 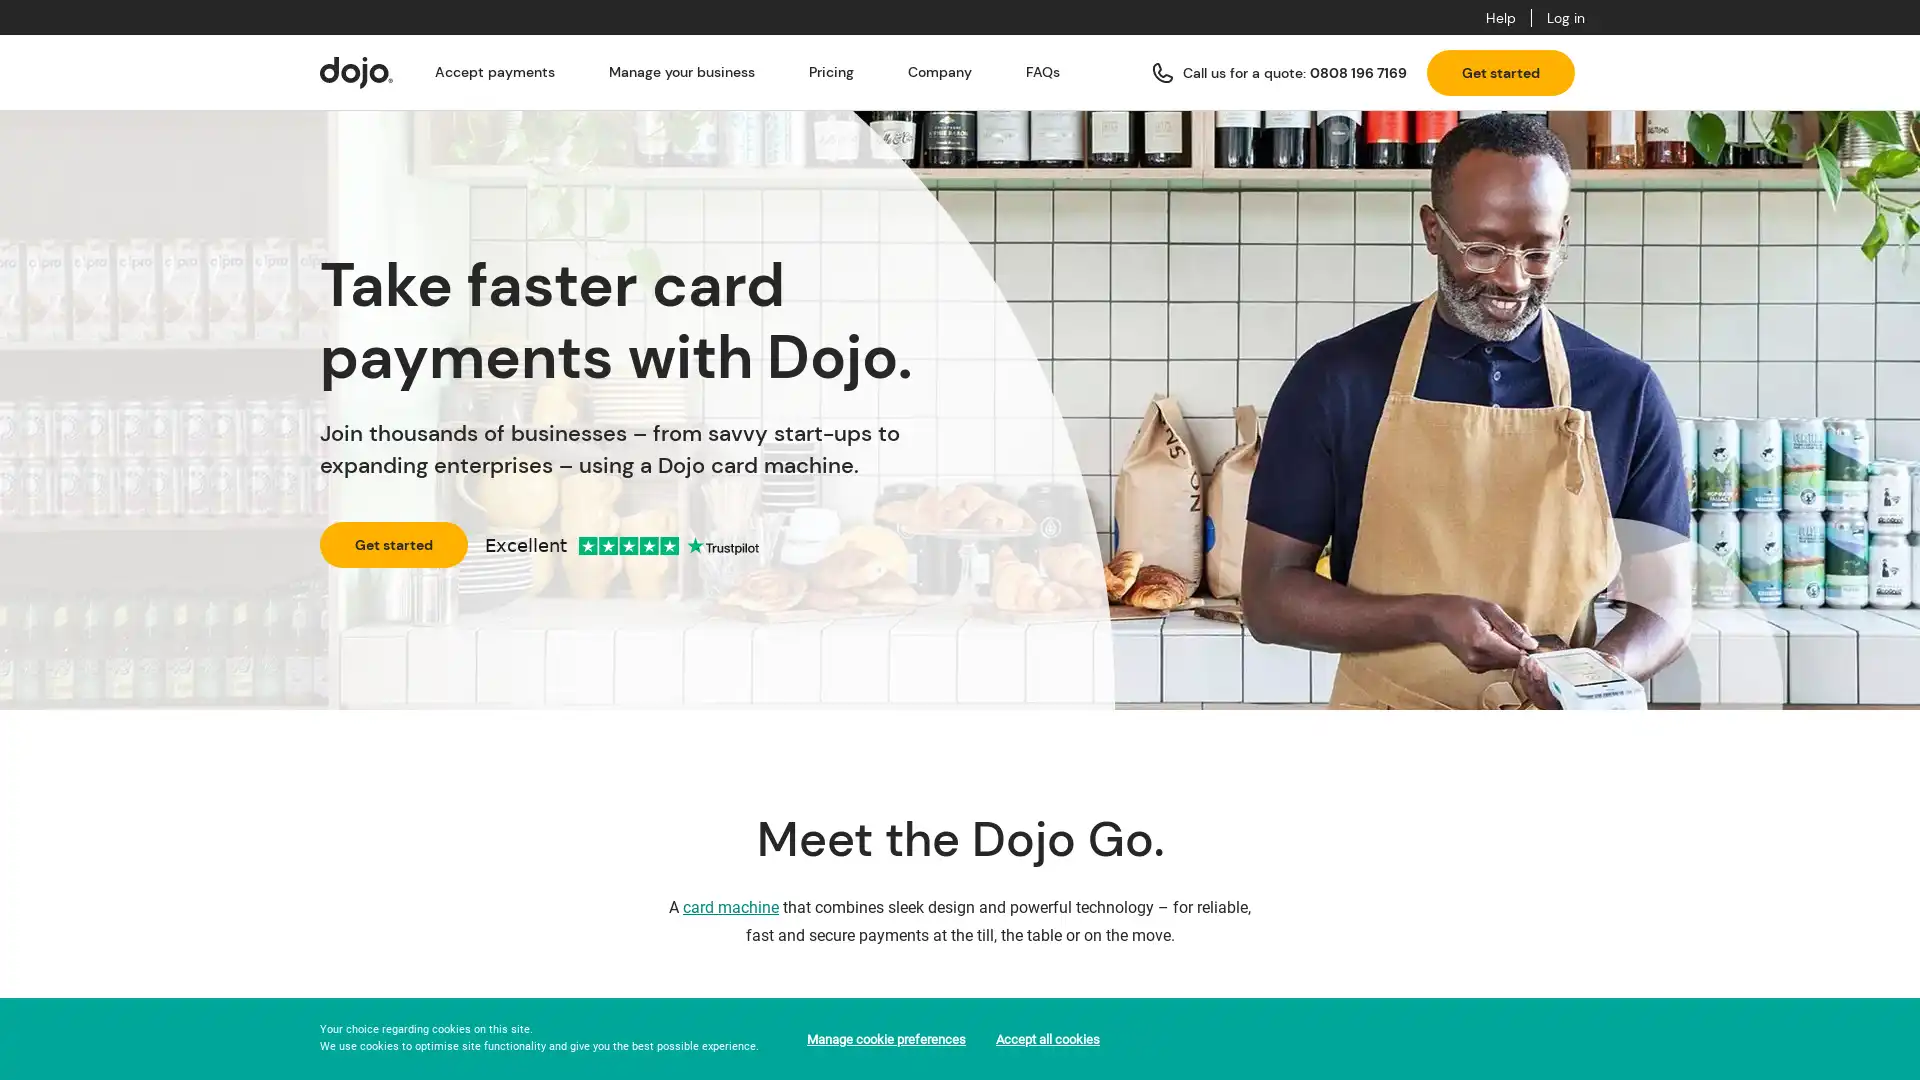 I want to click on Accept all cookies, so click(x=1046, y=1037).